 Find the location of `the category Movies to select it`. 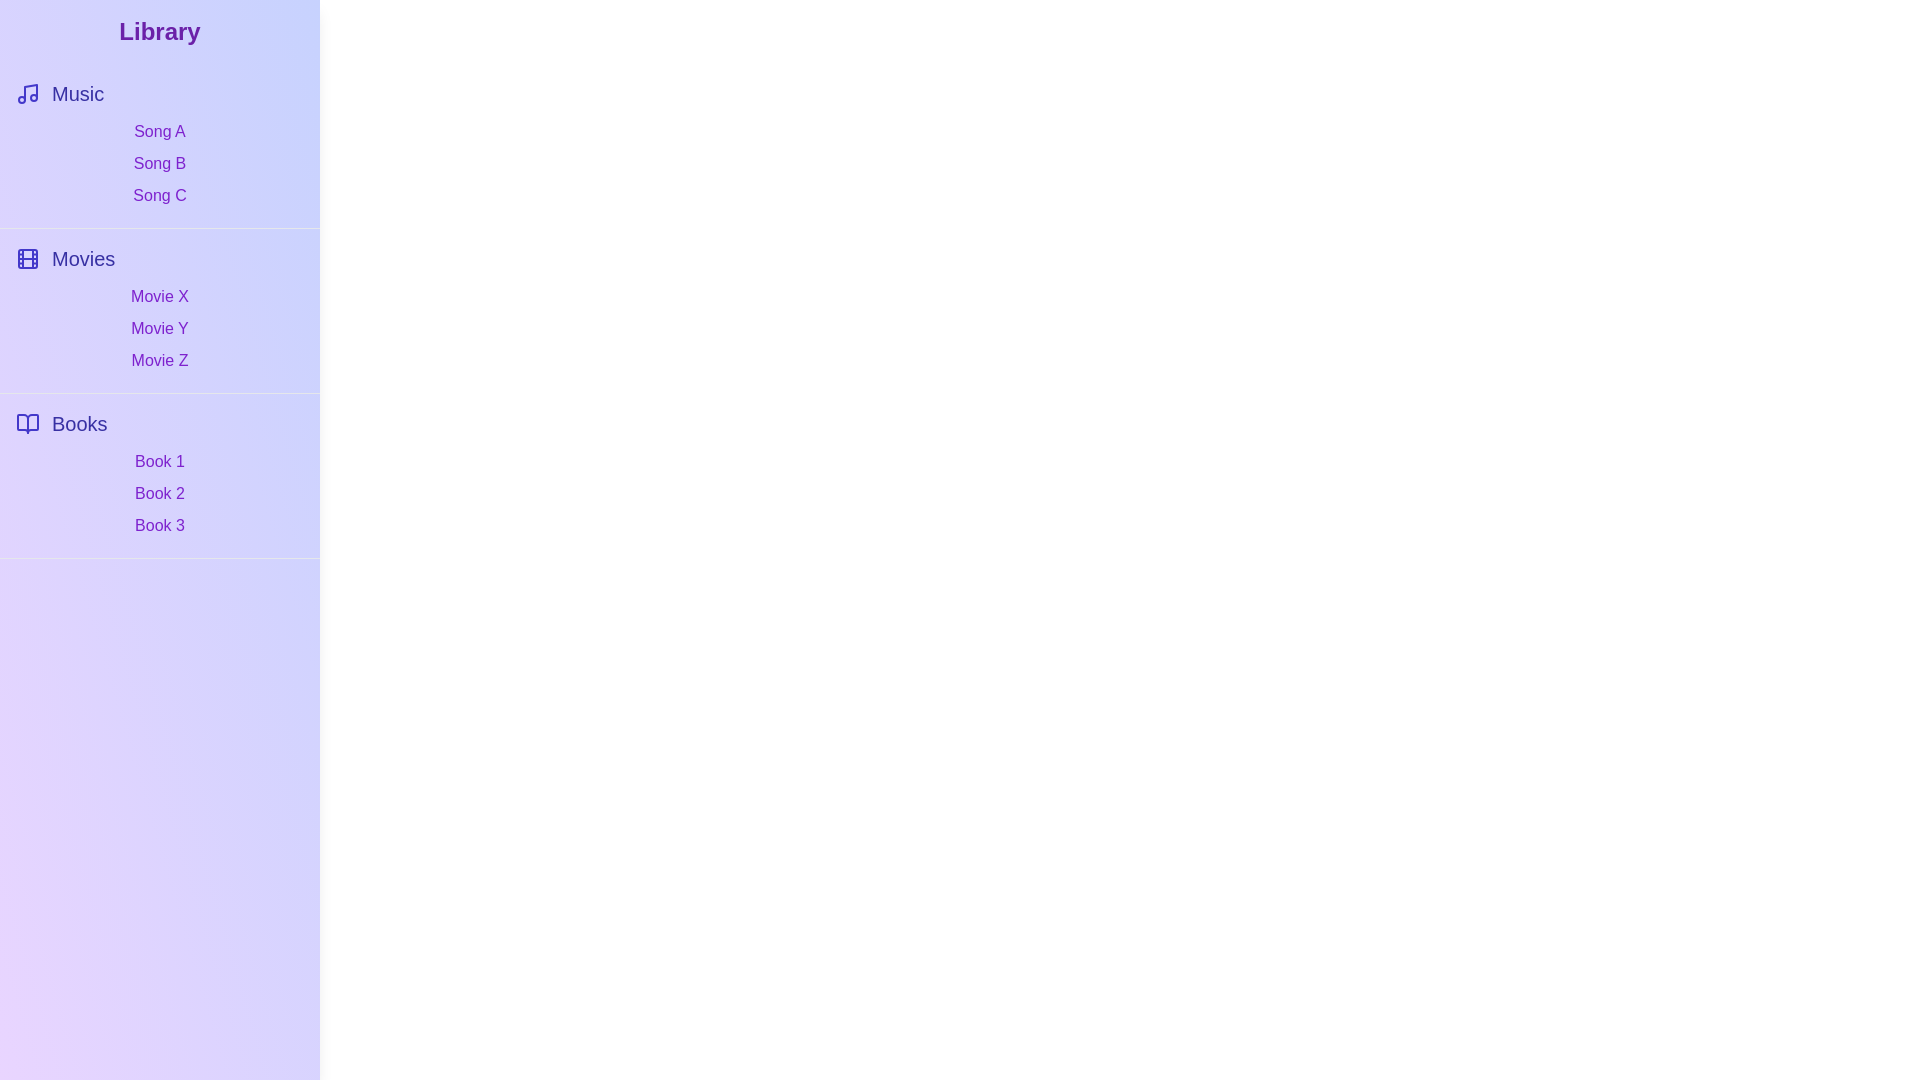

the category Movies to select it is located at coordinates (158, 257).